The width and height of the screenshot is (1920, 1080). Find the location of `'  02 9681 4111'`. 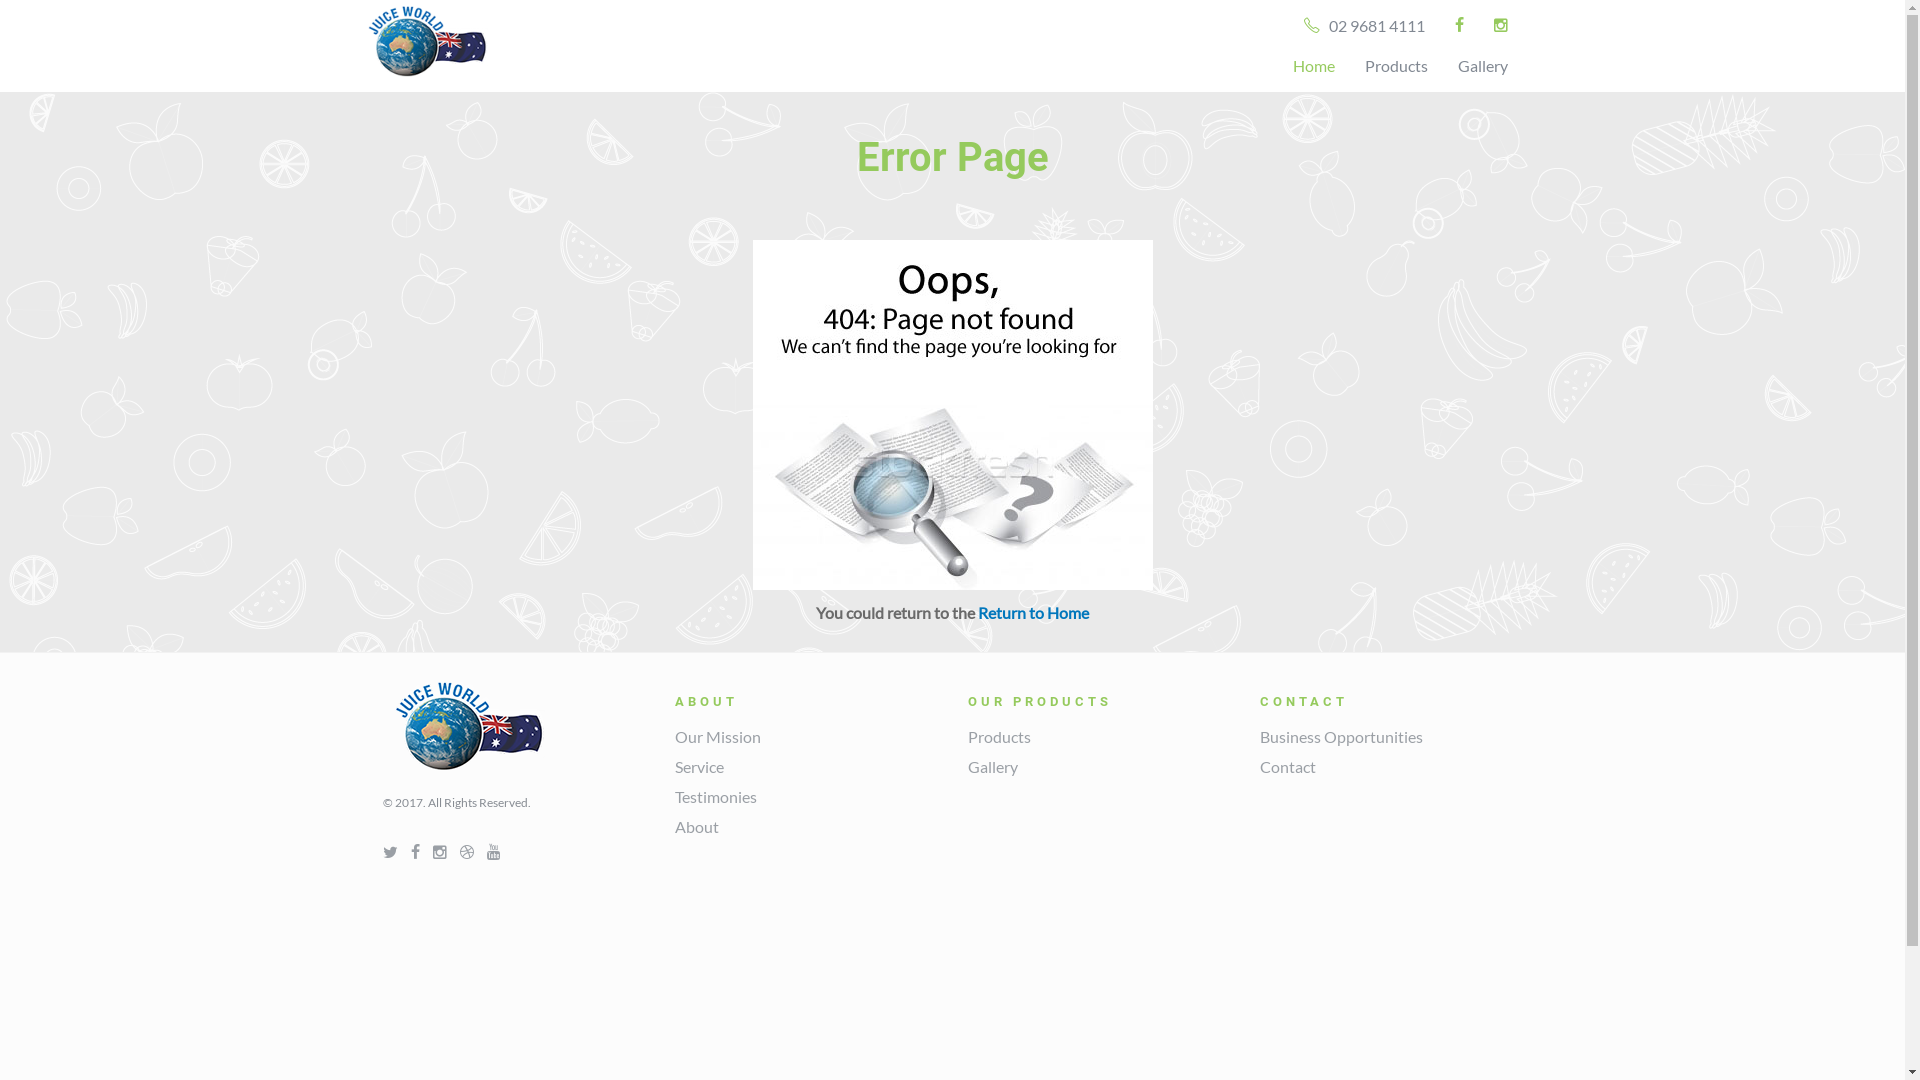

'  02 9681 4111' is located at coordinates (1362, 26).